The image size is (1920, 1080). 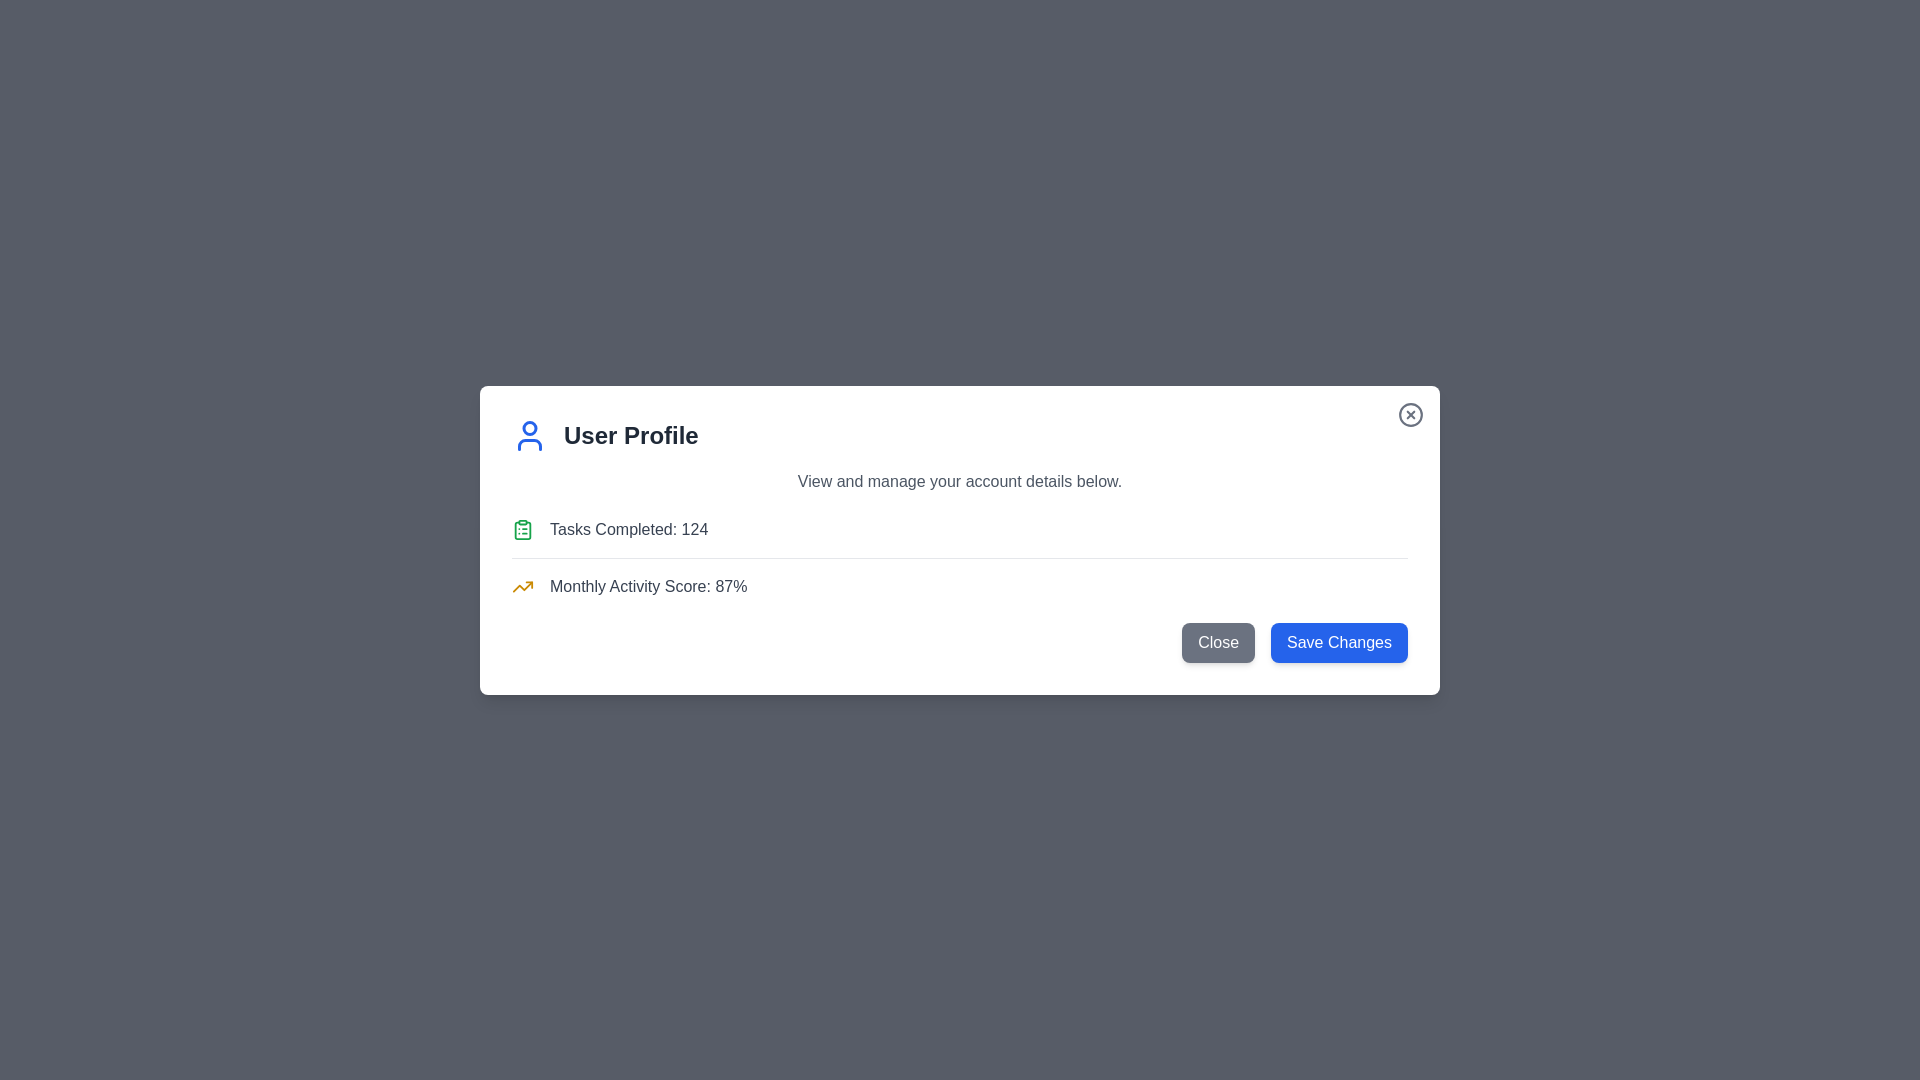 I want to click on the blue user profile icon, which is an outline drawing of a person, positioned to the far left of the 'User Profile' text in the row layout, so click(x=529, y=434).